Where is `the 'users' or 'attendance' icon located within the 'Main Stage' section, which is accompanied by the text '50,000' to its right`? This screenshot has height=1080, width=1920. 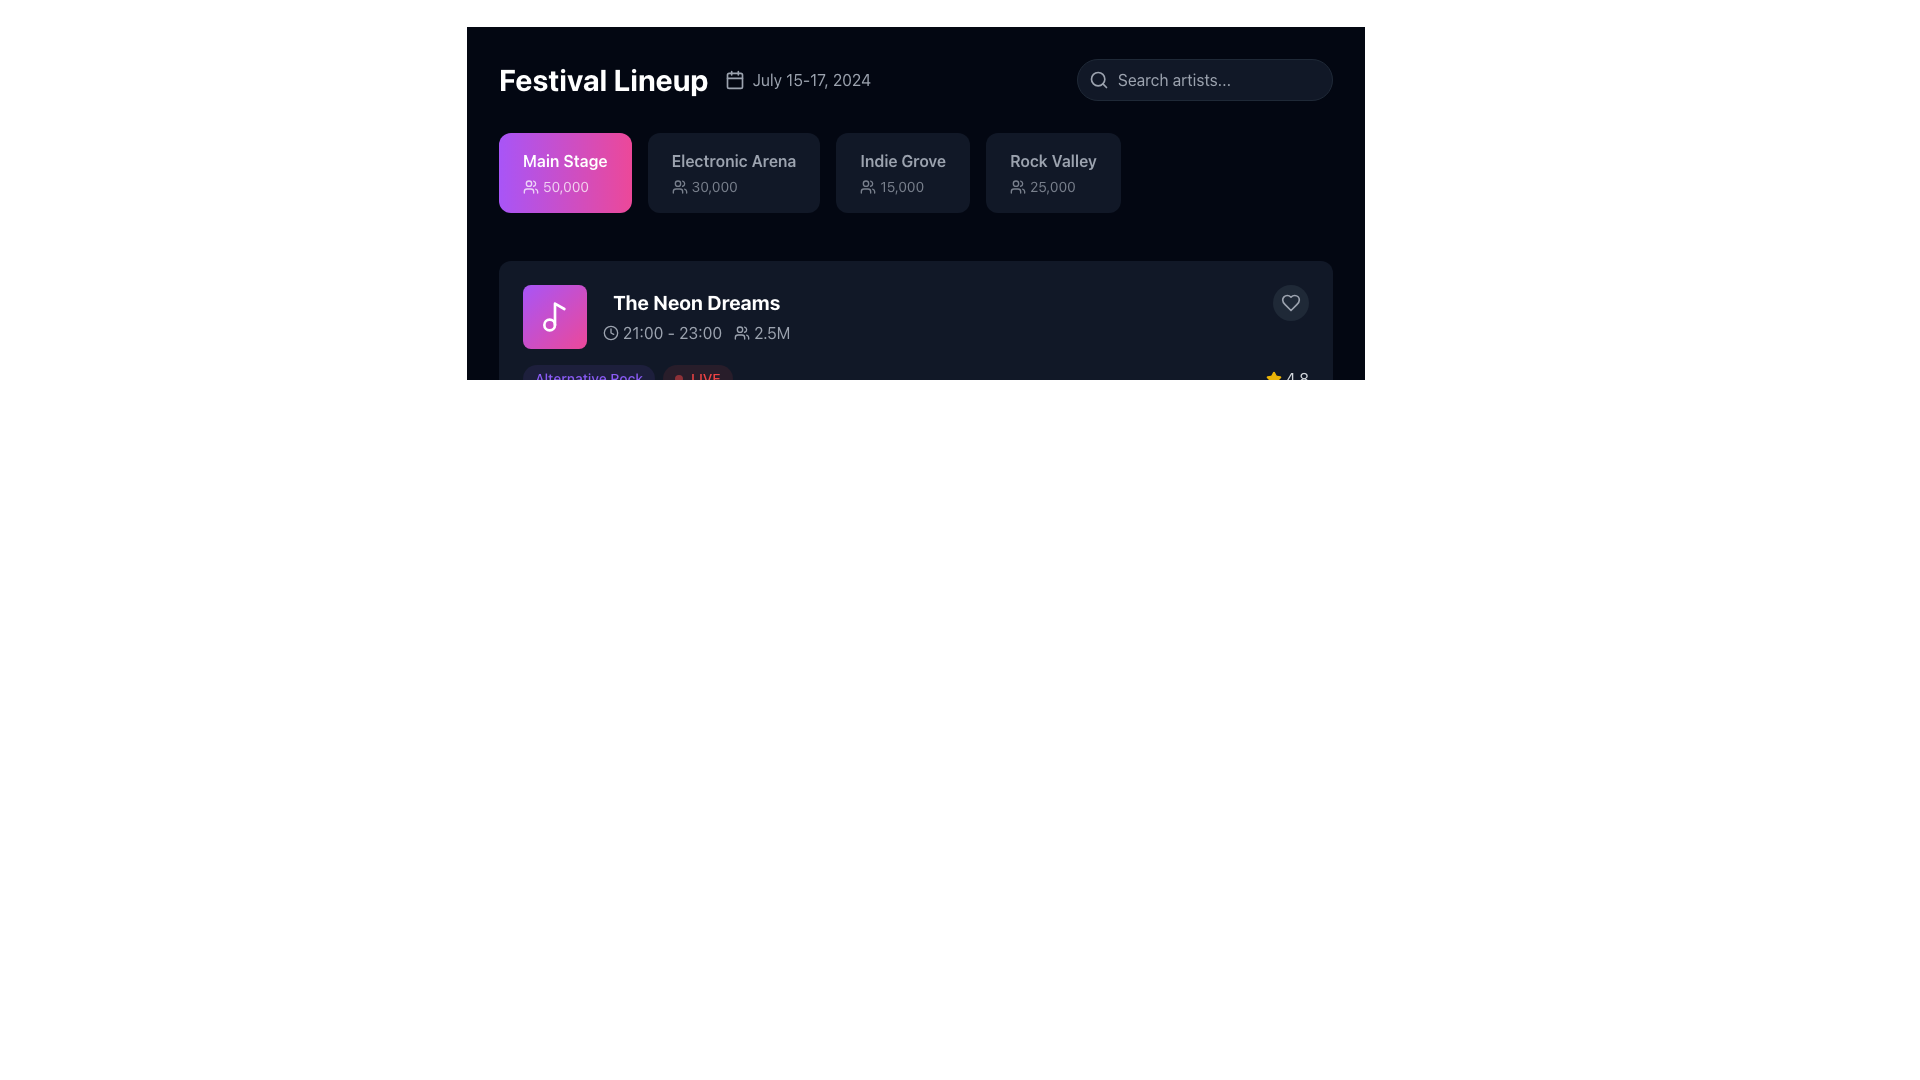
the 'users' or 'attendance' icon located within the 'Main Stage' section, which is accompanied by the text '50,000' to its right is located at coordinates (531, 186).